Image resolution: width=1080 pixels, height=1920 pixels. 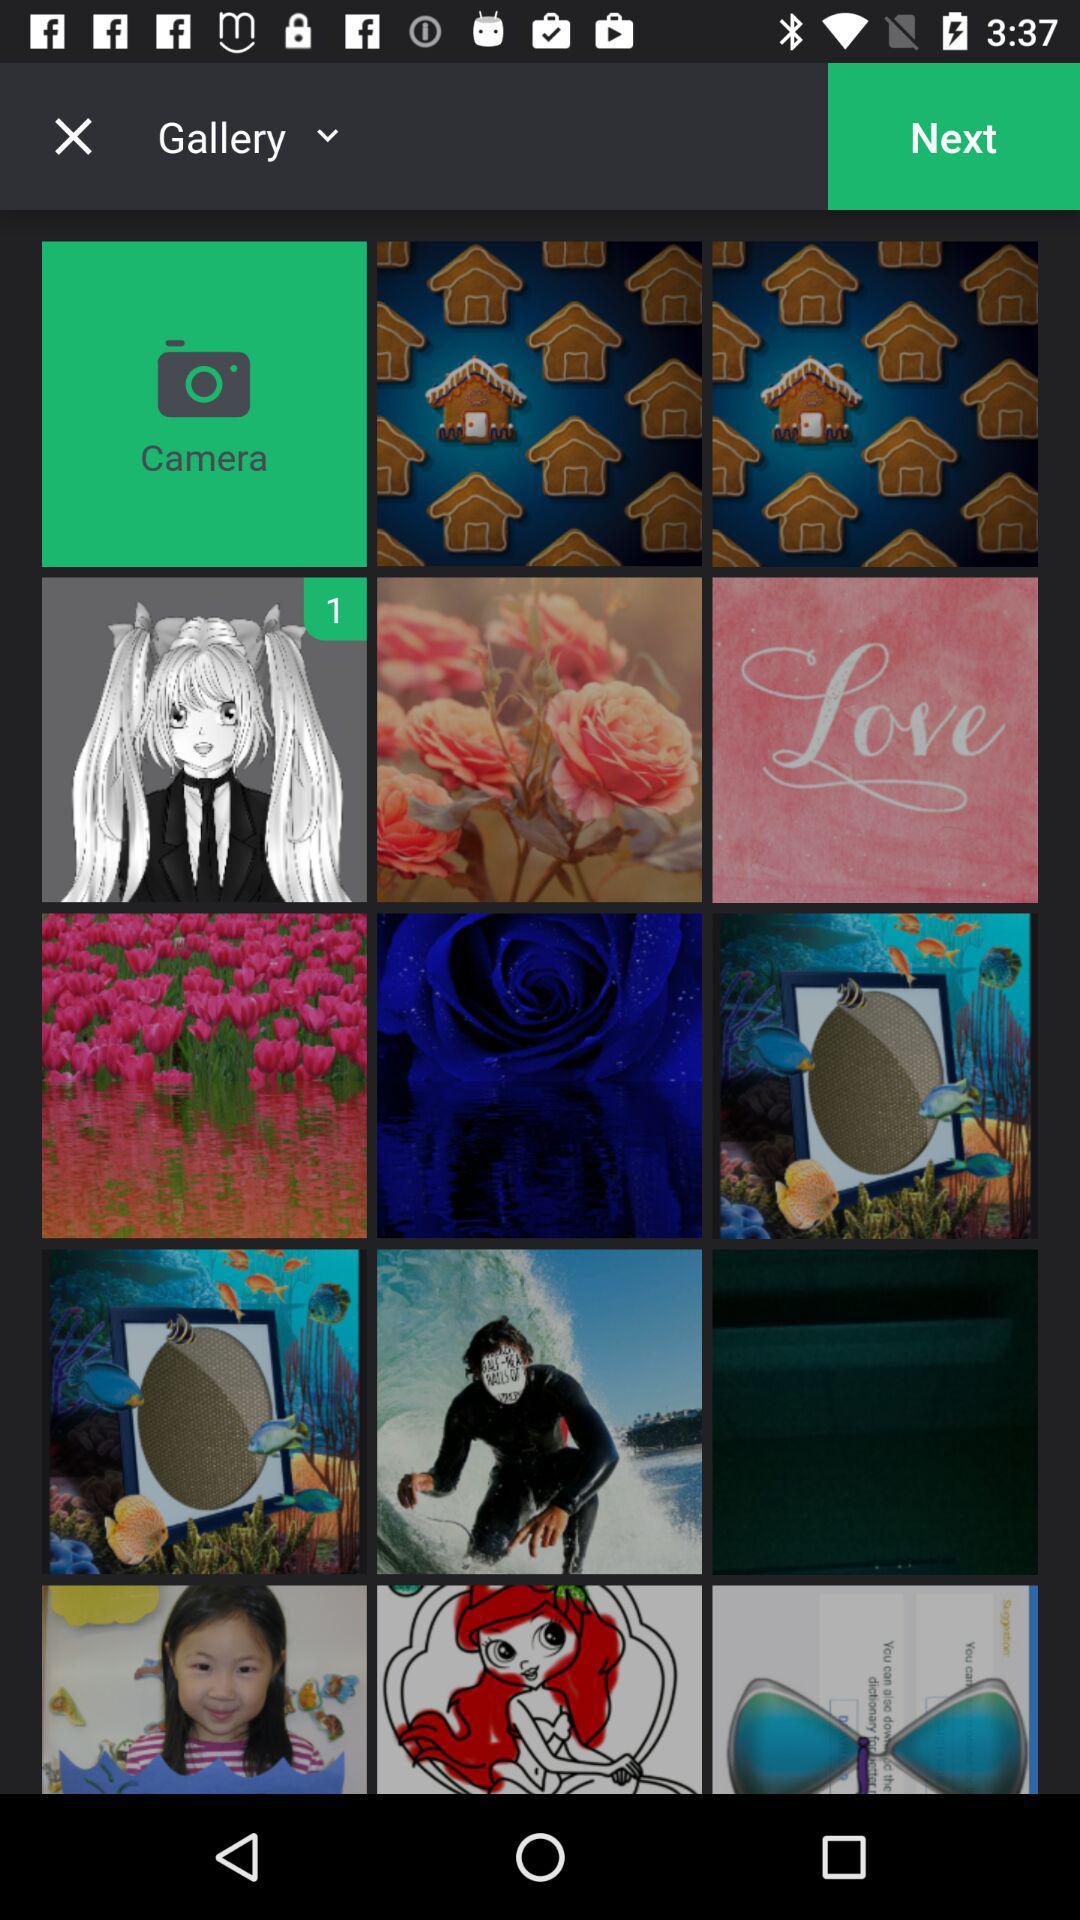 I want to click on item to the left of gallery item, so click(x=72, y=135).